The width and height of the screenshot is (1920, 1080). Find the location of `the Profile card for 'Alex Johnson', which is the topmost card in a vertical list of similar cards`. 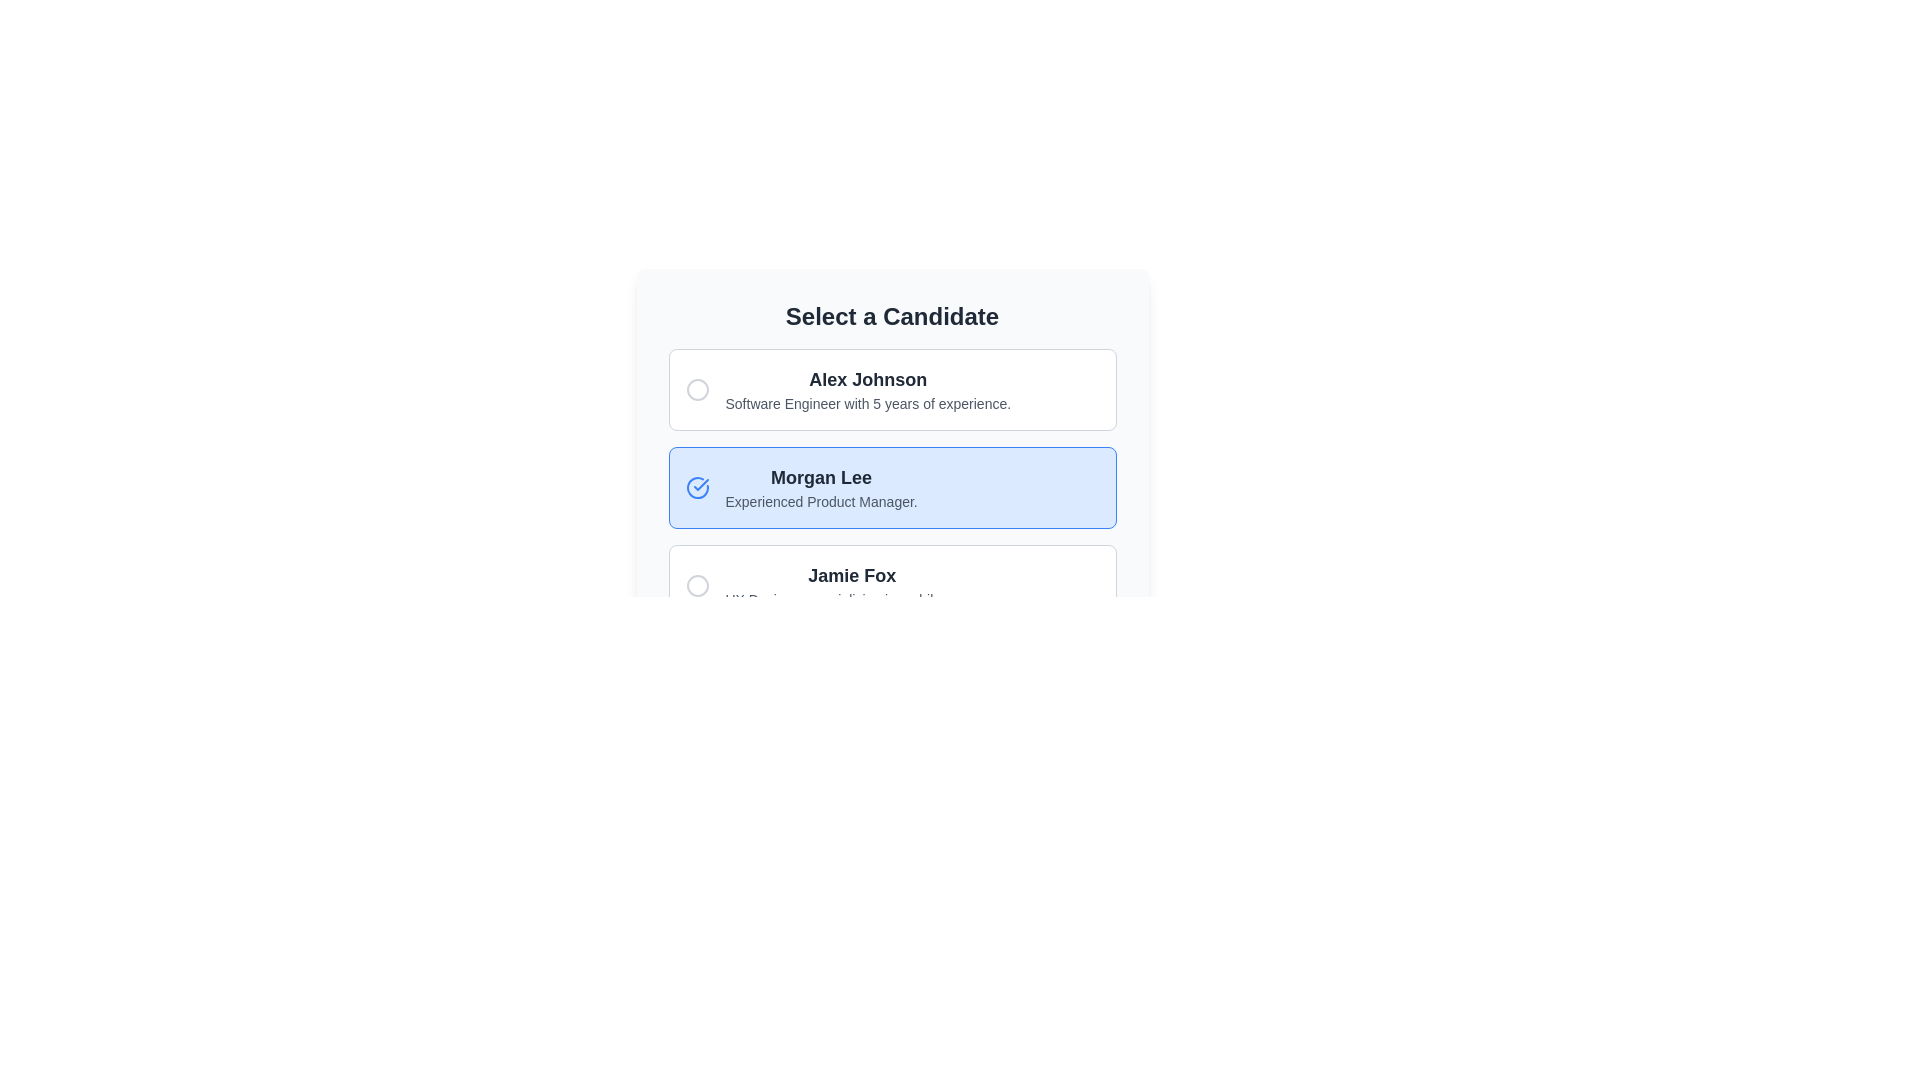

the Profile card for 'Alex Johnson', which is the topmost card in a vertical list of similar cards is located at coordinates (891, 389).